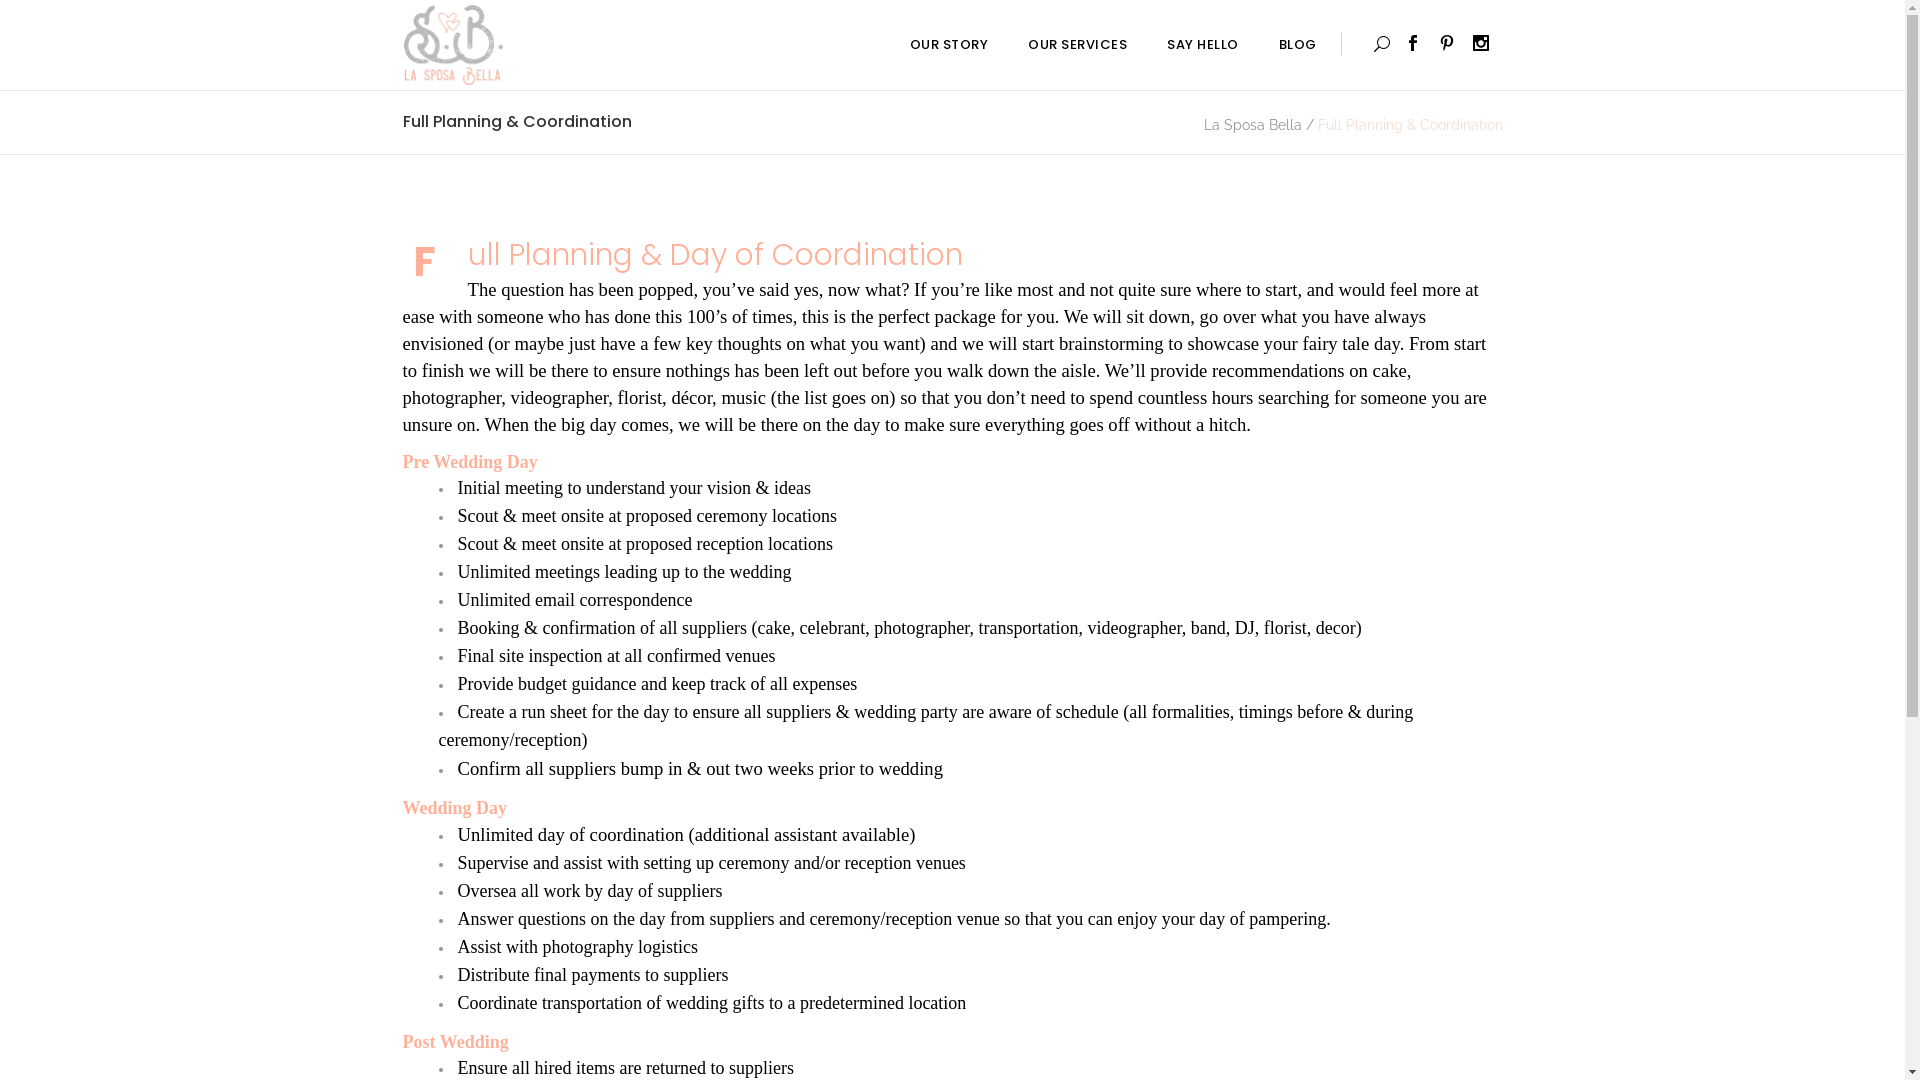 This screenshot has height=1080, width=1920. I want to click on 'OUR STORY', so click(948, 45).